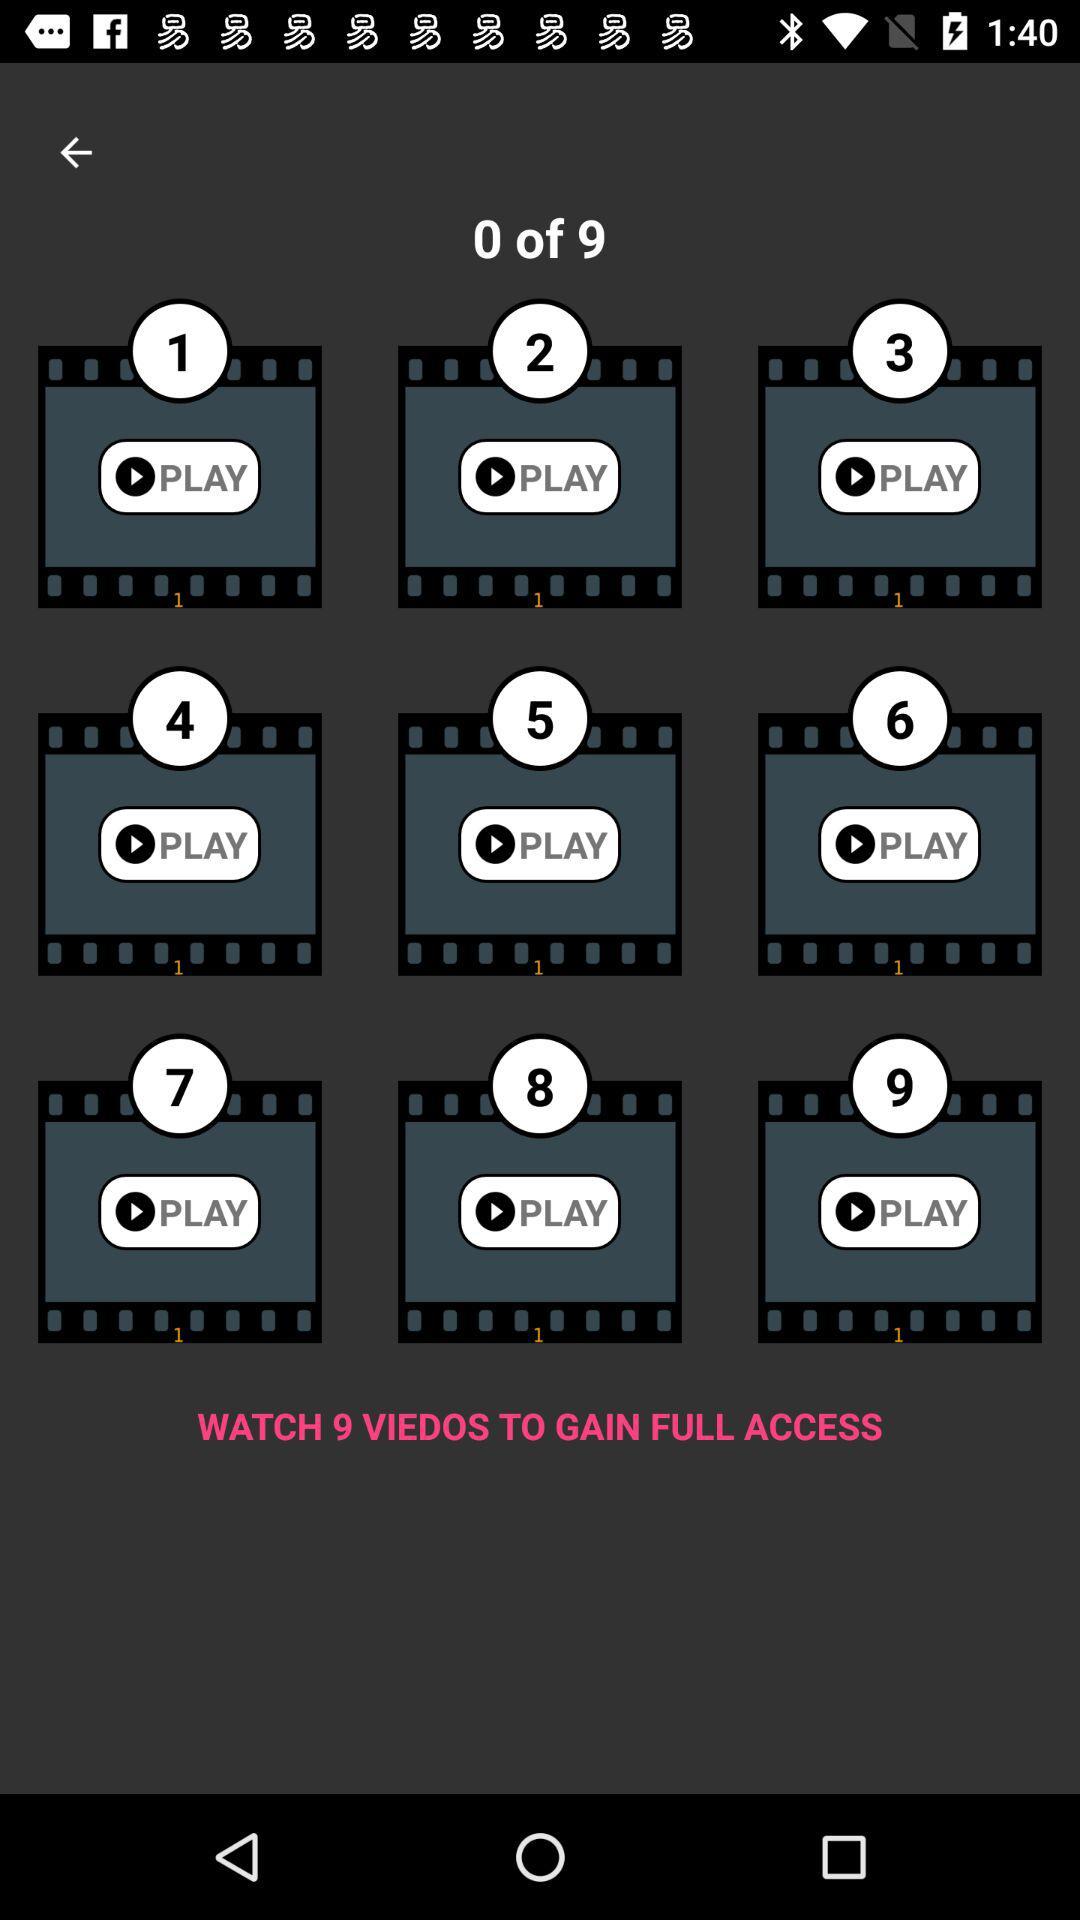 The image size is (1080, 1920). What do you see at coordinates (75, 151) in the screenshot?
I see `item next to the 0 of 9` at bounding box center [75, 151].